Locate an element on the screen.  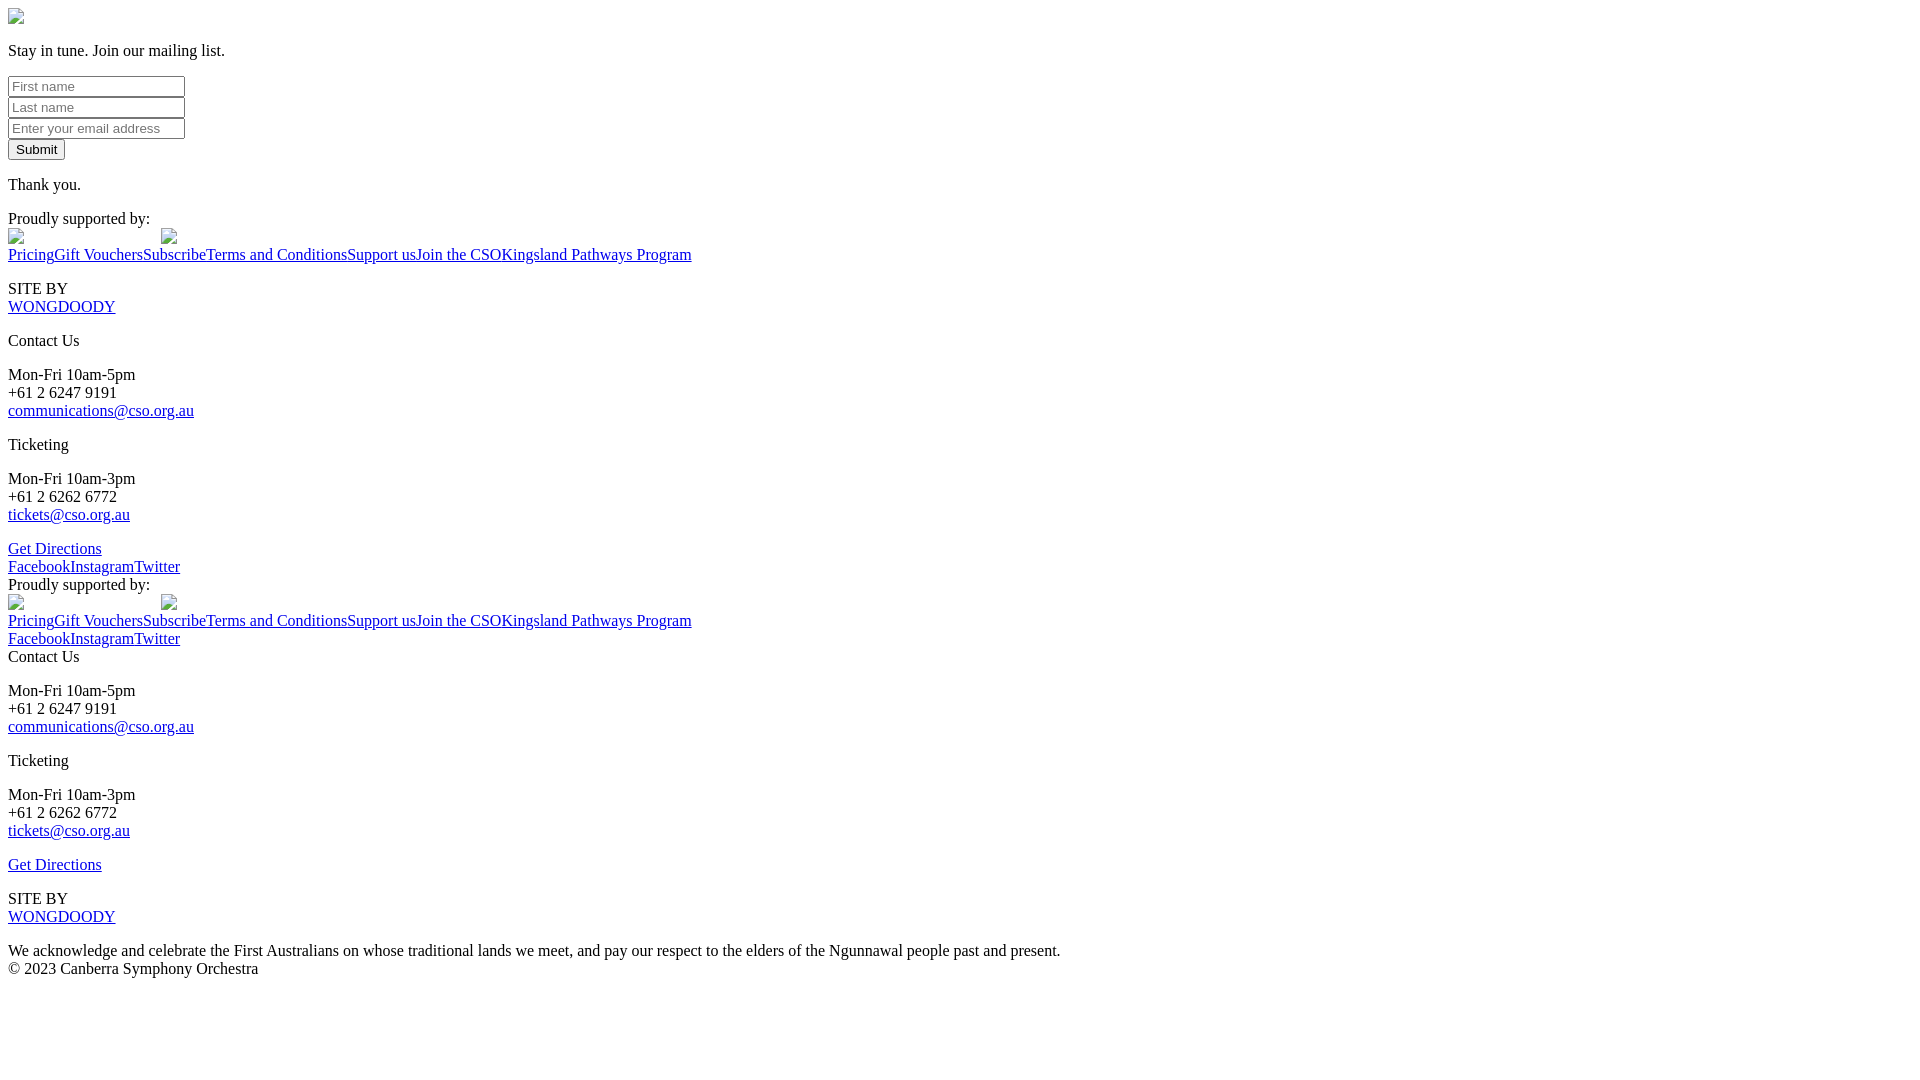
'communications@cso.org.au' is located at coordinates (8, 726).